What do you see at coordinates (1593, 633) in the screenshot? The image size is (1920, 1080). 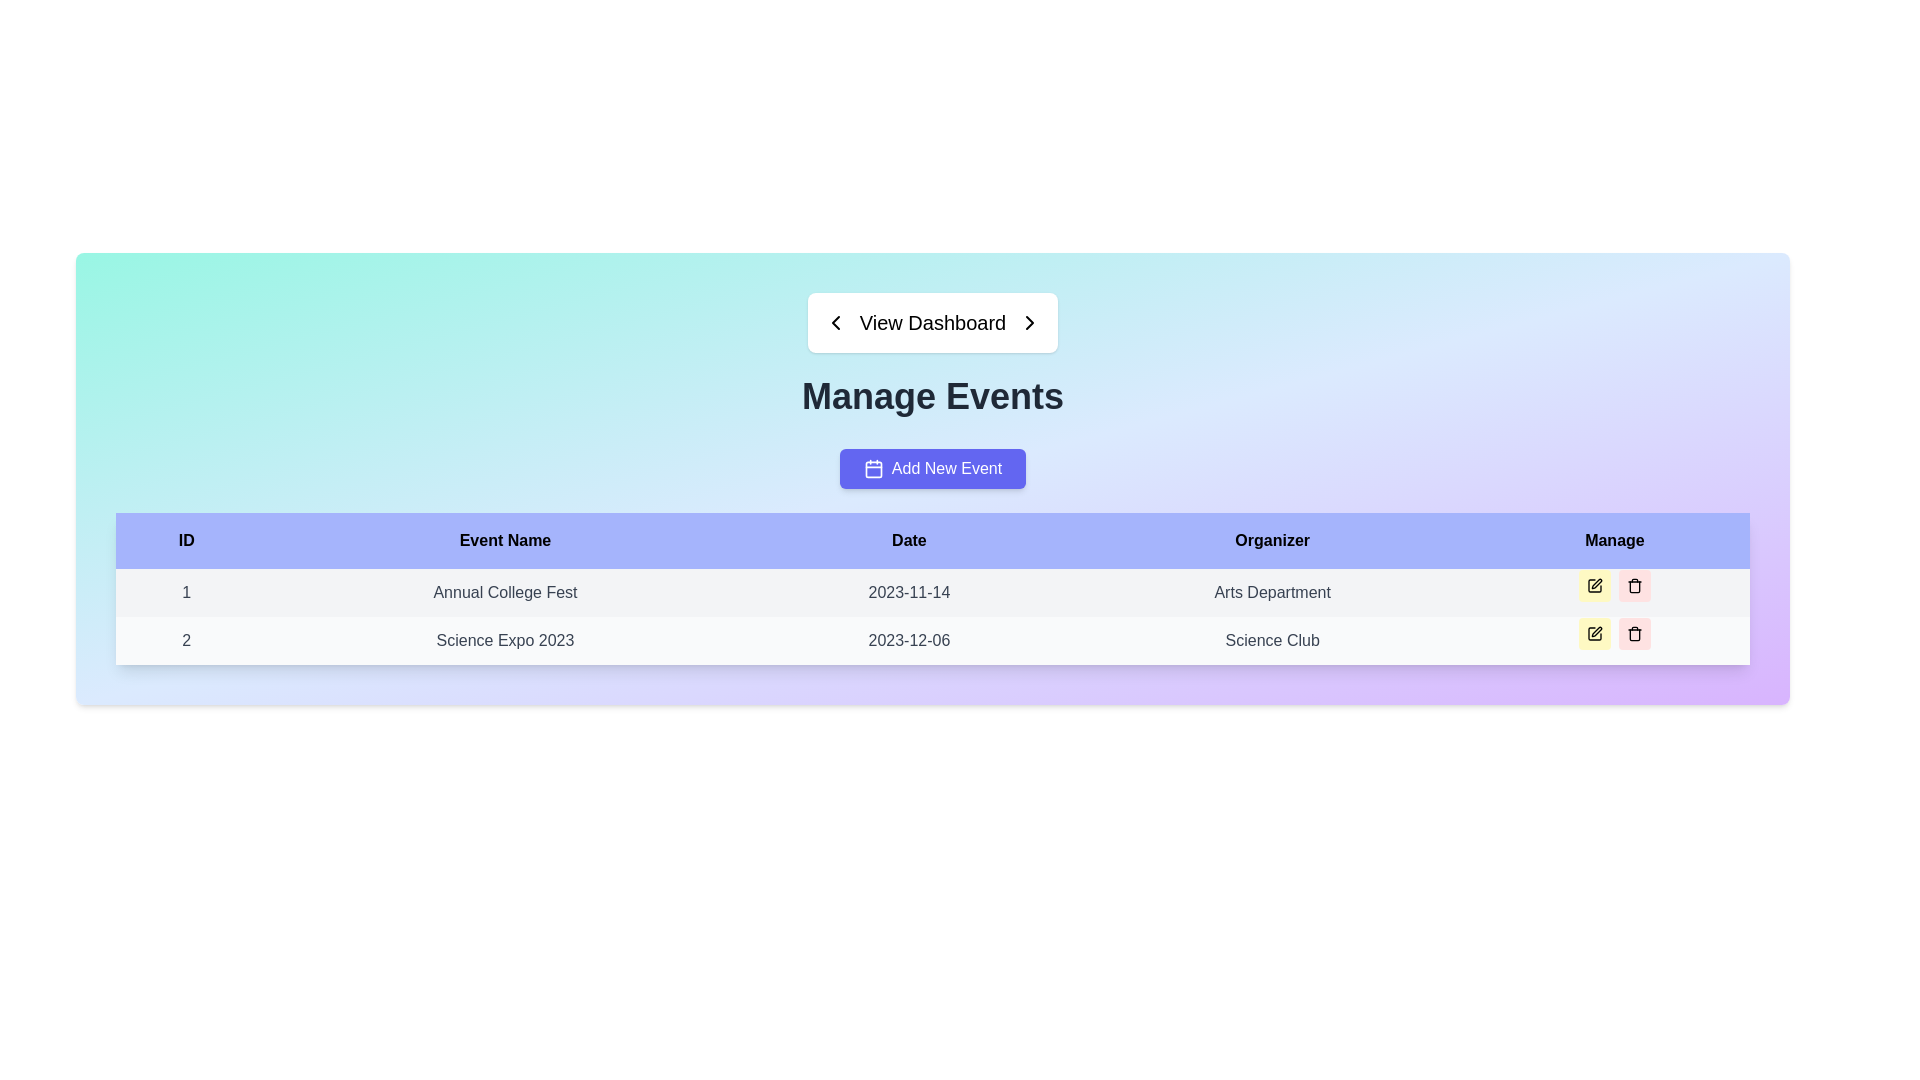 I see `the Icon button located at the bottom right of the second row under the 'Manage' column in the table, which is a square-shaped icon with rounded corners` at bounding box center [1593, 633].